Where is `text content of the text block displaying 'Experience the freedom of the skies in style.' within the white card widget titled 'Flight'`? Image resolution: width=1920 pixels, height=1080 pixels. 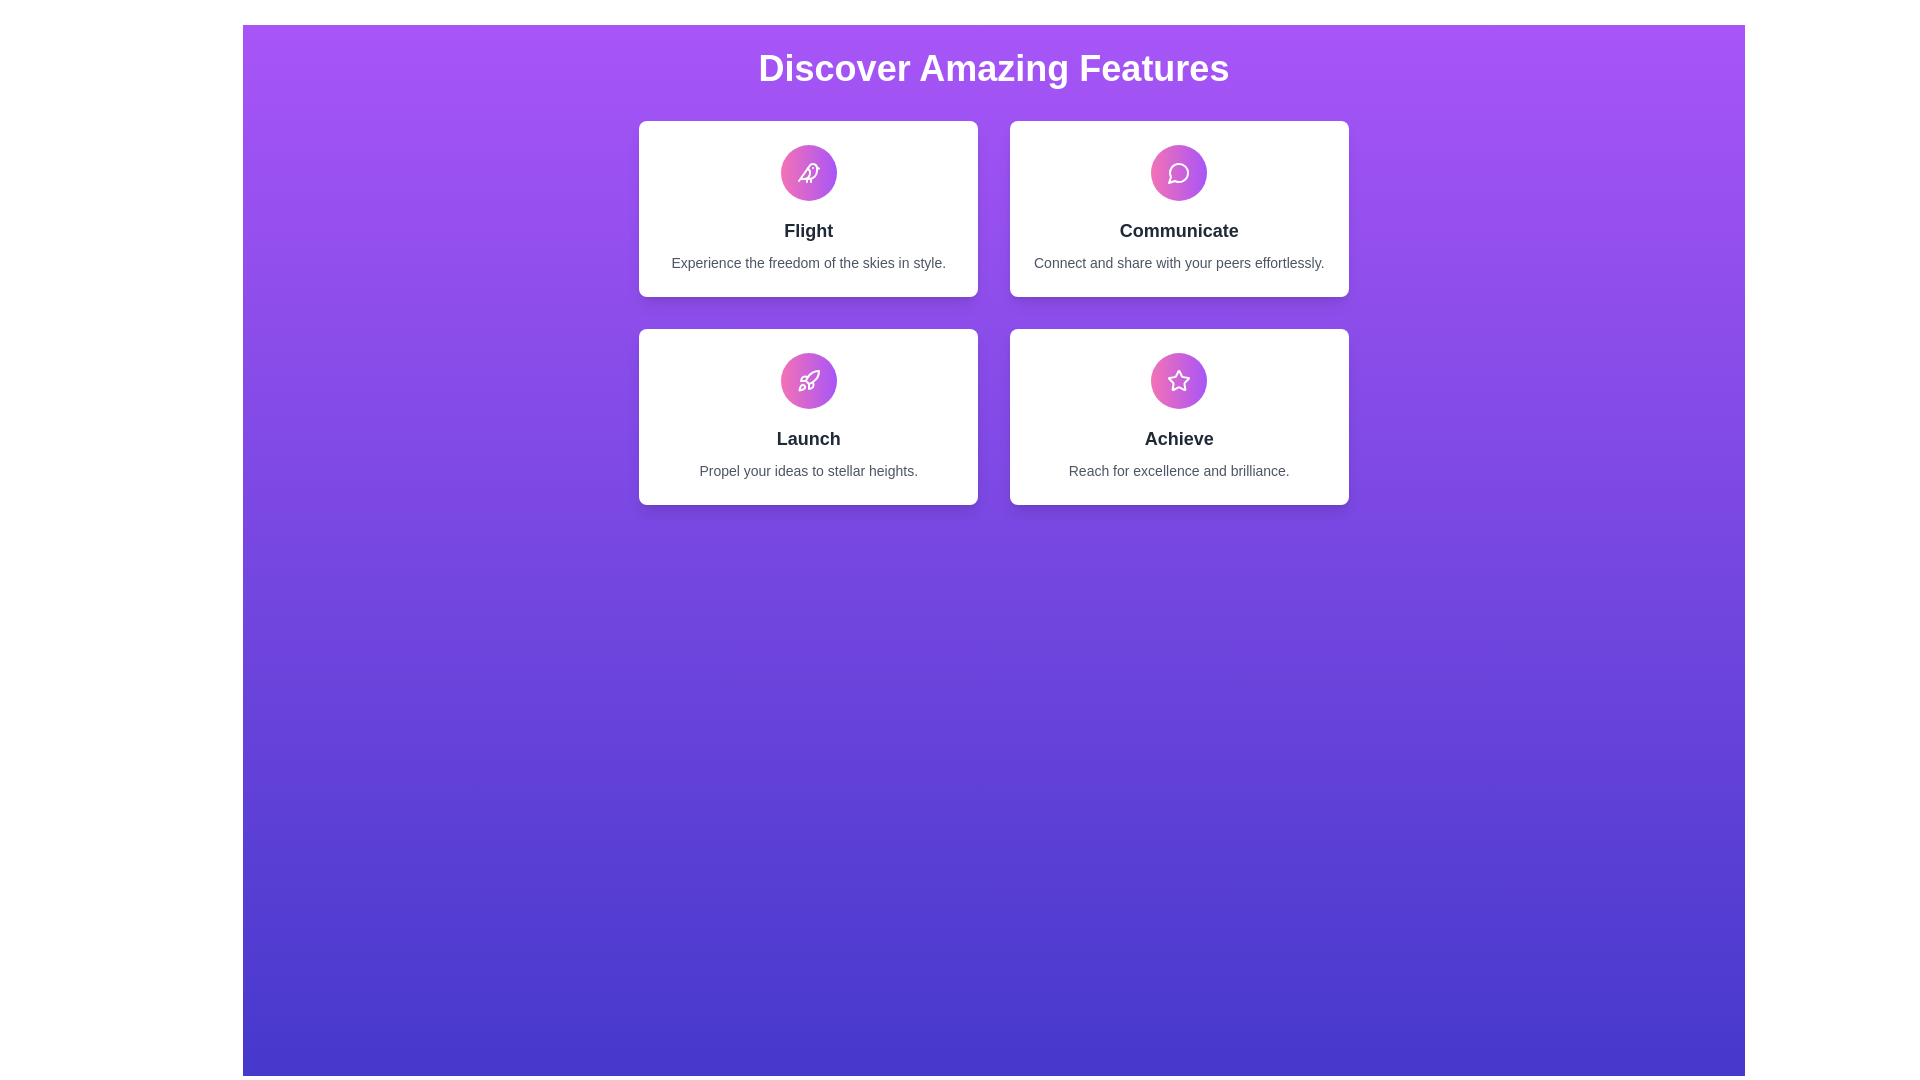 text content of the text block displaying 'Experience the freedom of the skies in style.' within the white card widget titled 'Flight' is located at coordinates (808, 261).